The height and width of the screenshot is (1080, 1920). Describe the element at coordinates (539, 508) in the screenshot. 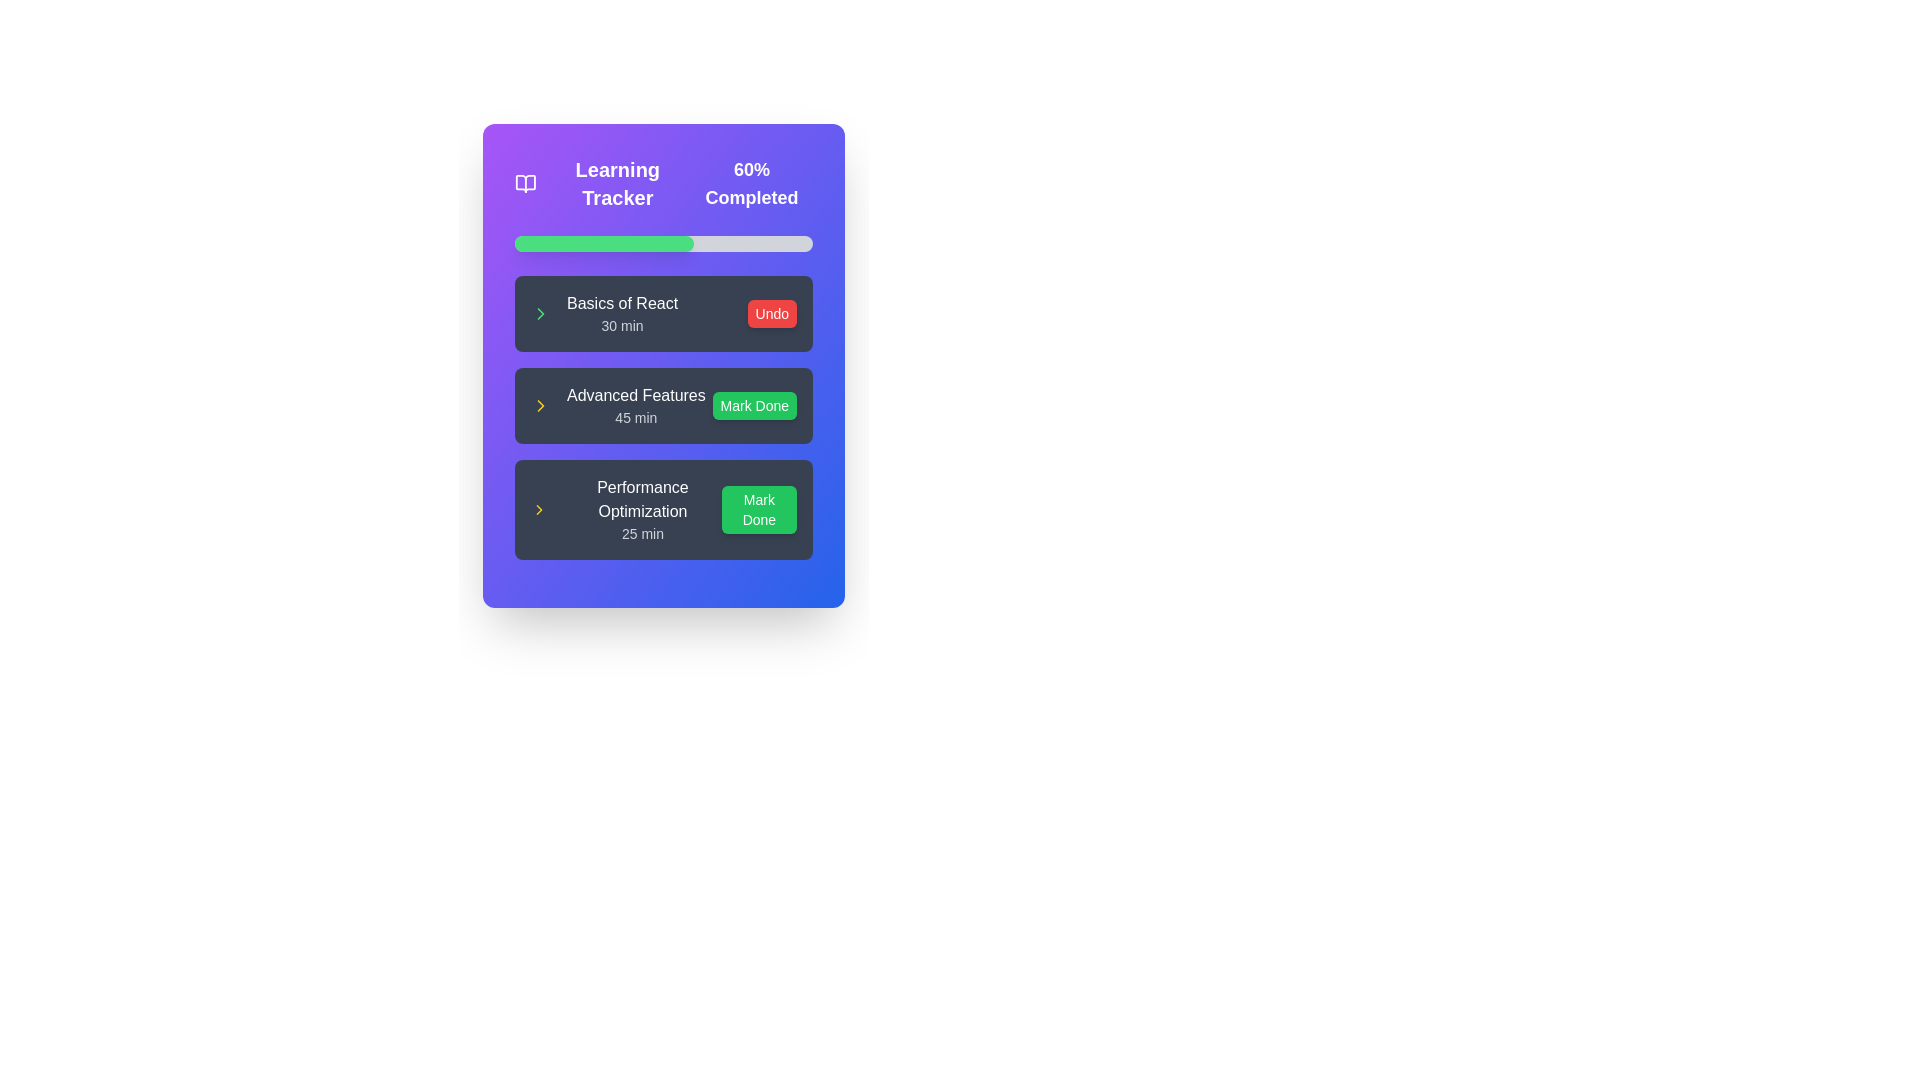

I see `the right-facing chevron icon in the 'Advanced Features' list item` at that location.